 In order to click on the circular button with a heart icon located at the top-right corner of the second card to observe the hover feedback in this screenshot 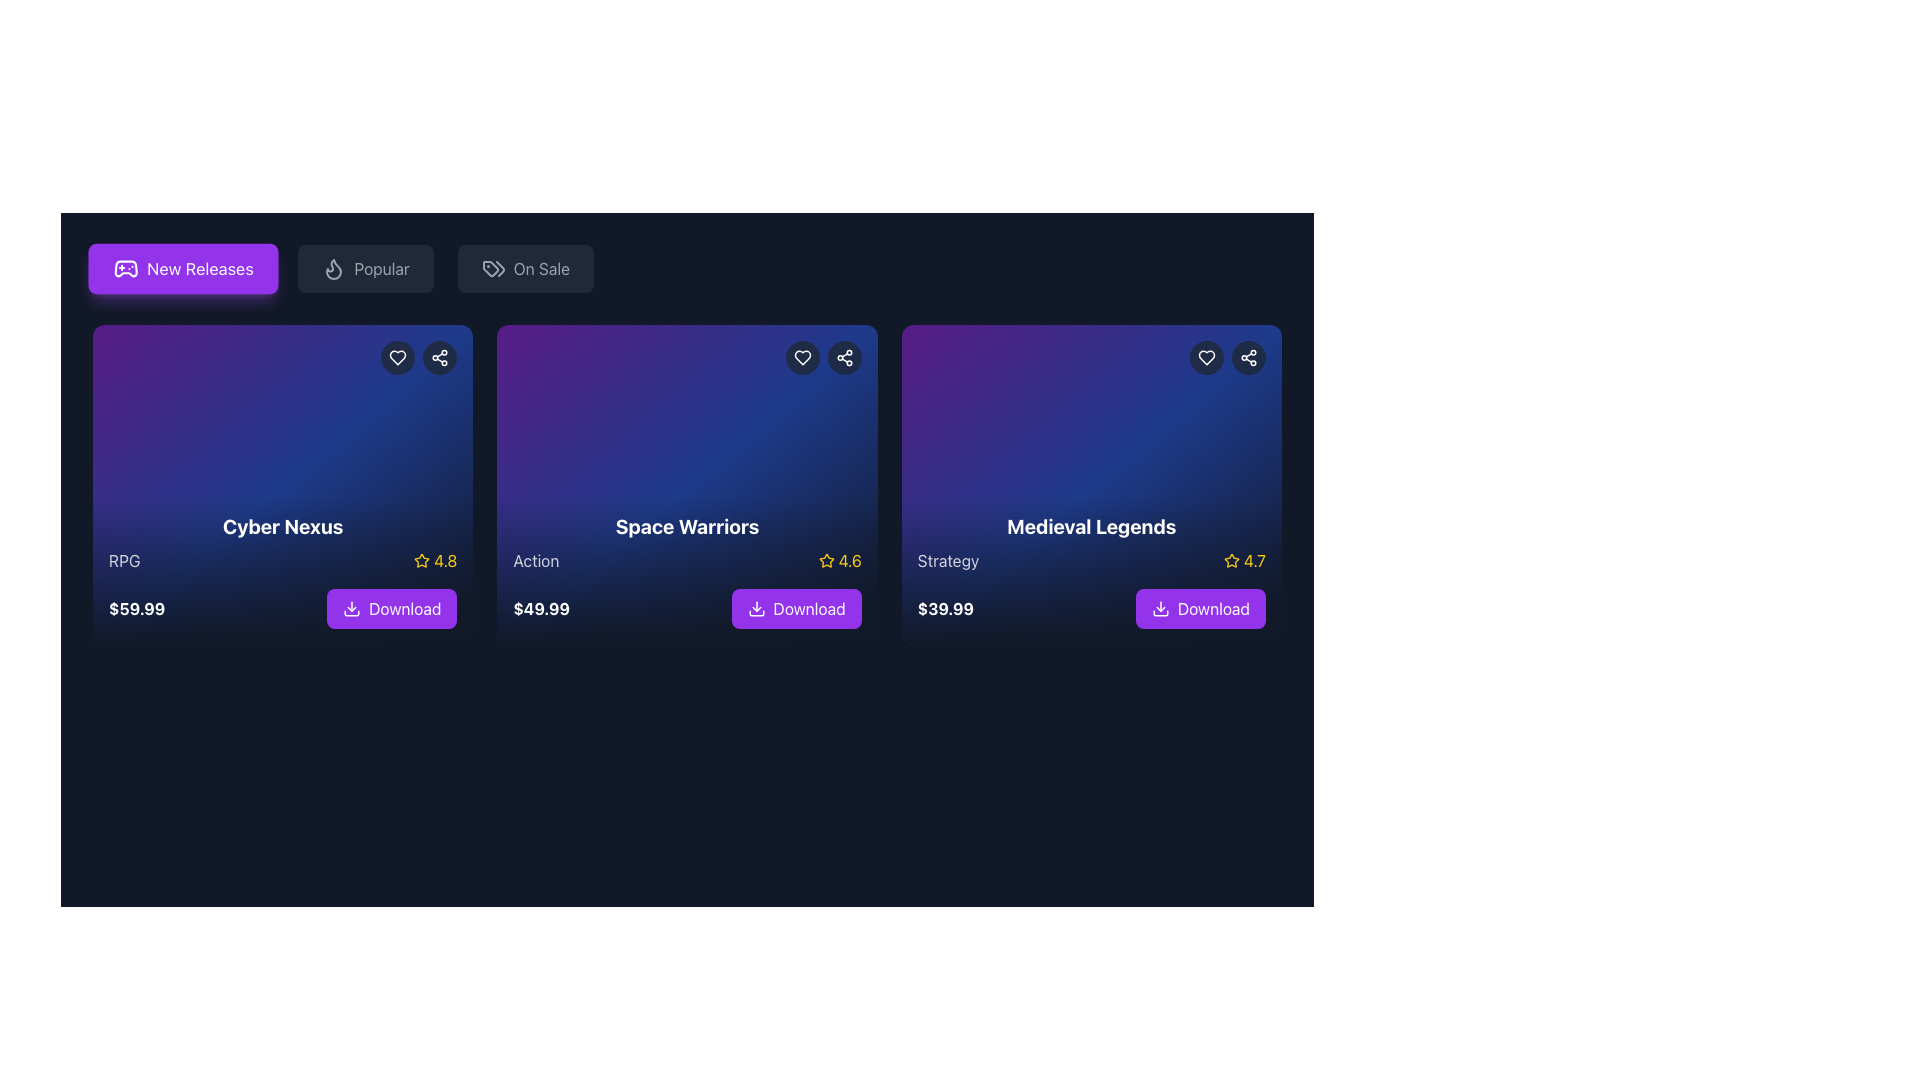, I will do `click(802, 357)`.